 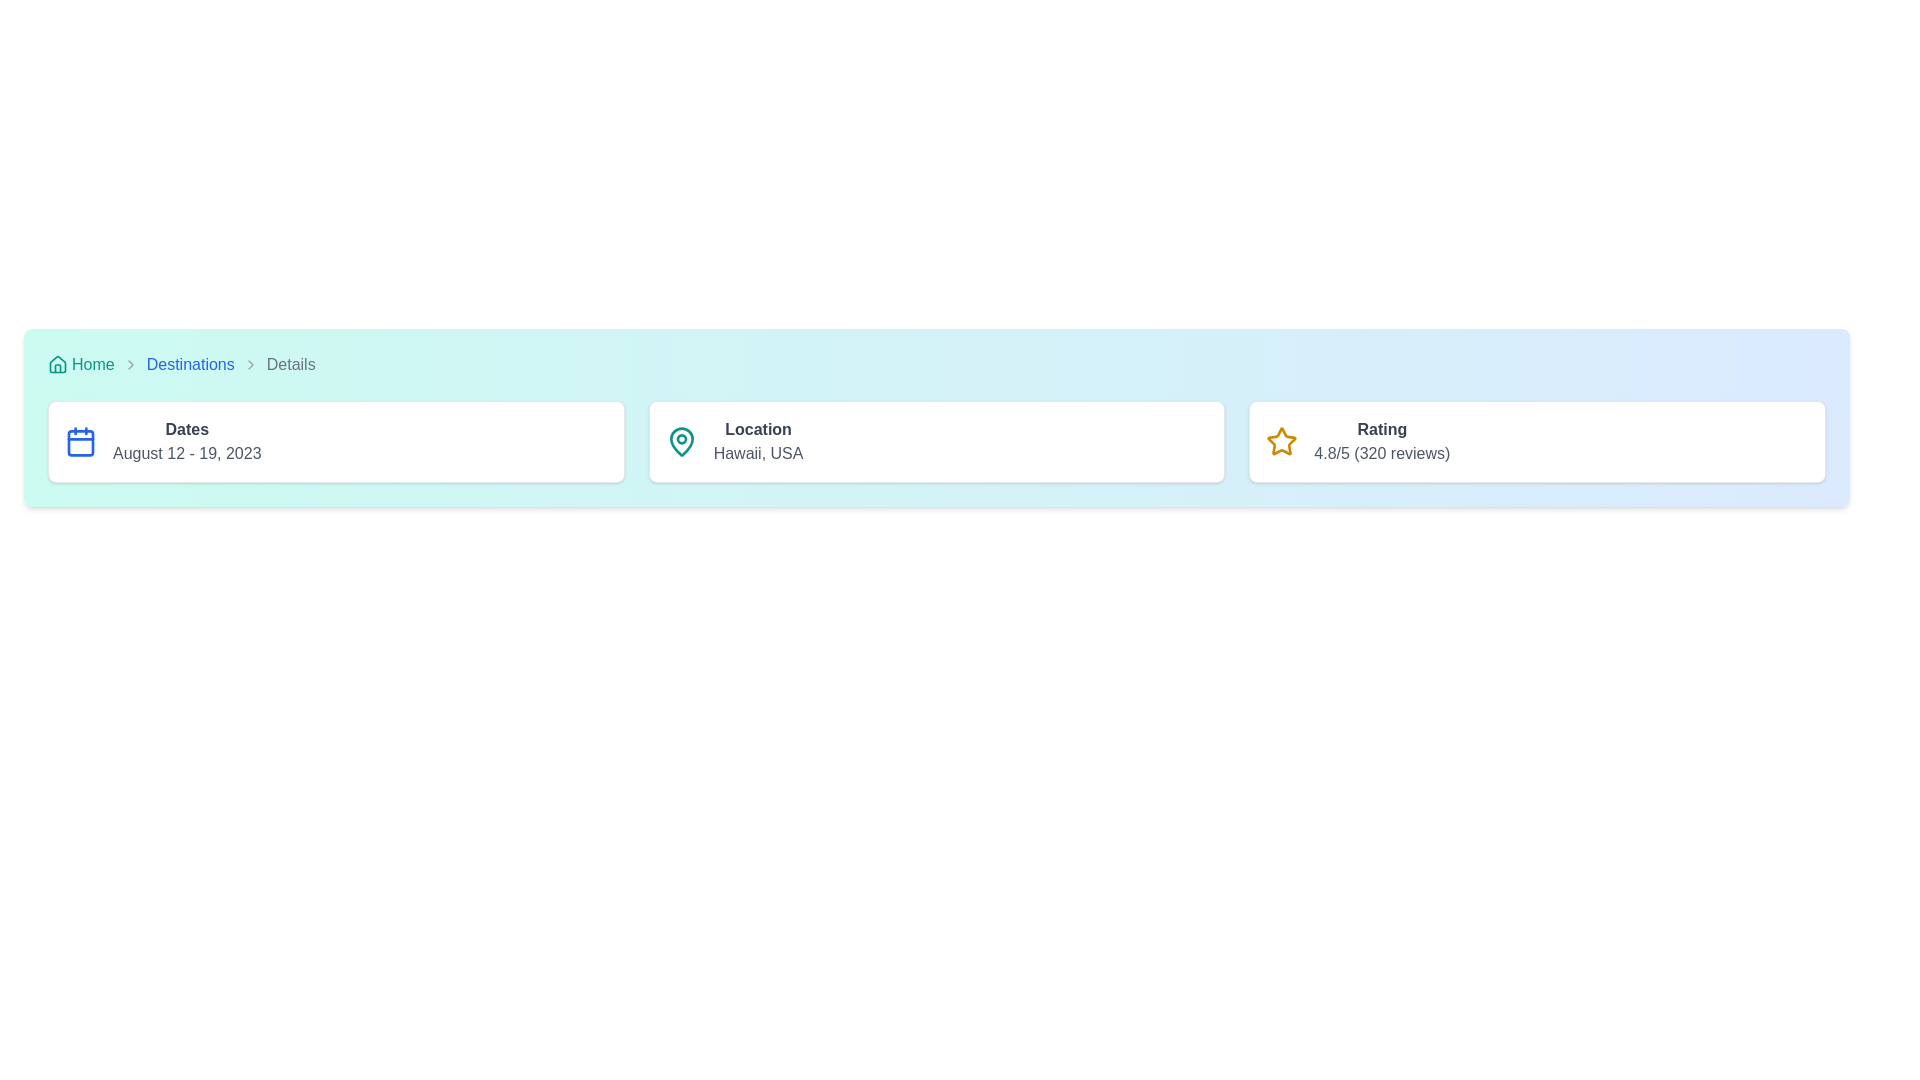 I want to click on the informational Text label indicating a date range, which is the first element in a row of three boxes, positioned to the left, so click(x=187, y=441).